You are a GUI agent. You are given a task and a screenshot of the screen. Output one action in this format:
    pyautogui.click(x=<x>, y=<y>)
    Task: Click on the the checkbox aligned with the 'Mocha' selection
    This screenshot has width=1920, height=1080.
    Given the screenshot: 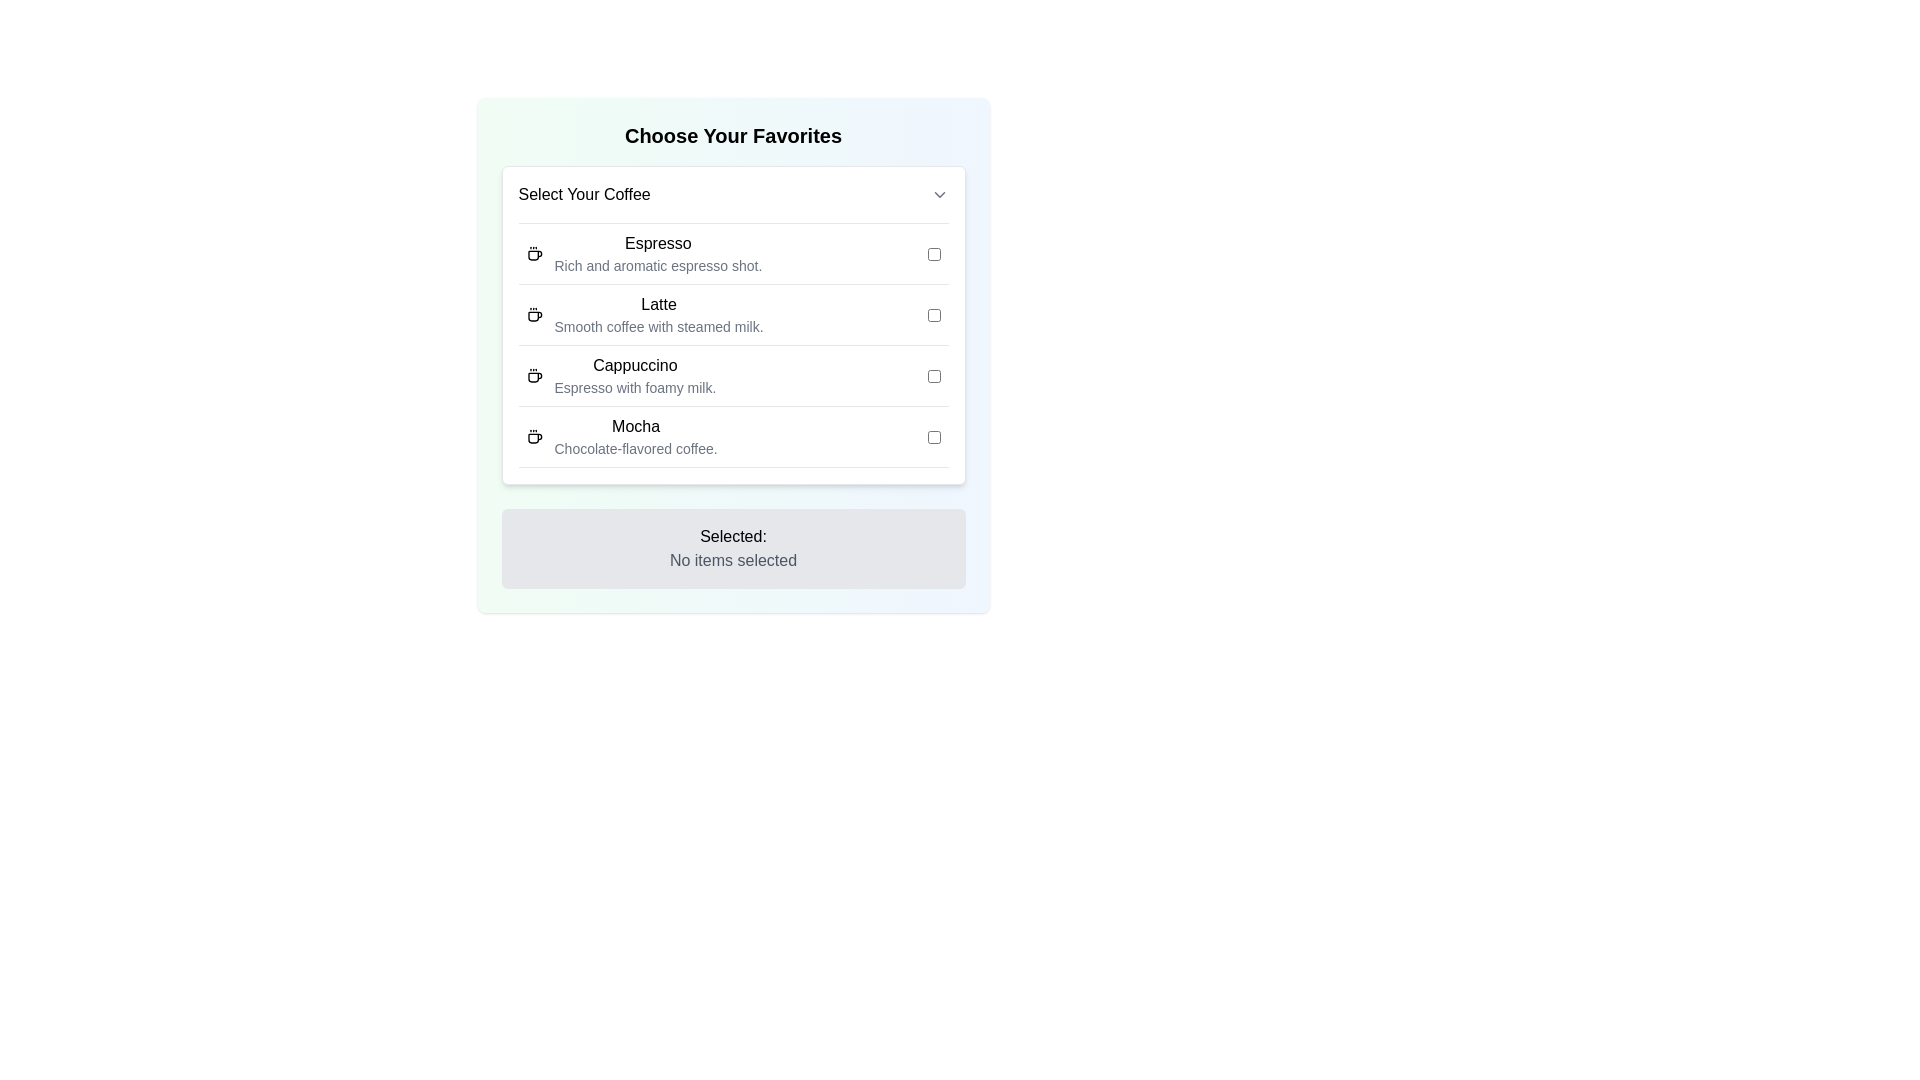 What is the action you would take?
    pyautogui.click(x=933, y=435)
    